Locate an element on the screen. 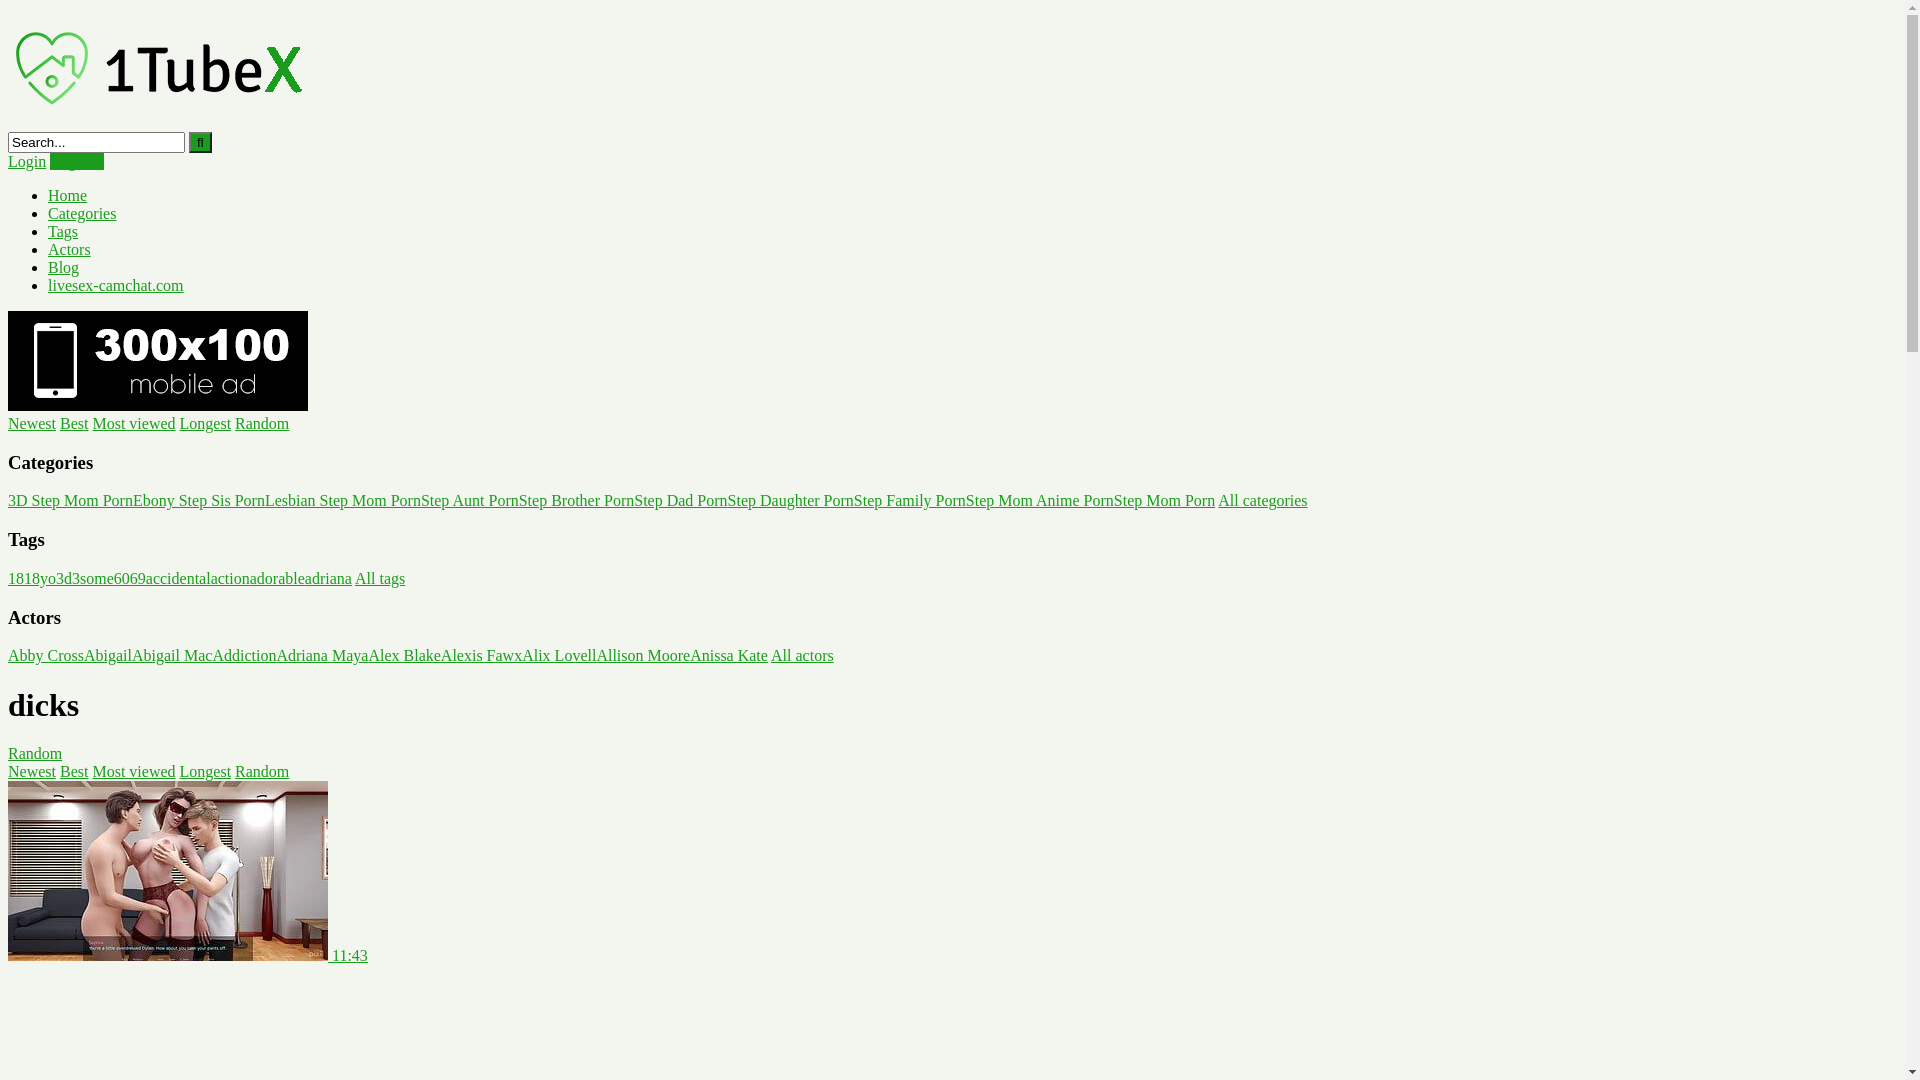 This screenshot has width=1920, height=1080. 'Best' is located at coordinates (73, 422).